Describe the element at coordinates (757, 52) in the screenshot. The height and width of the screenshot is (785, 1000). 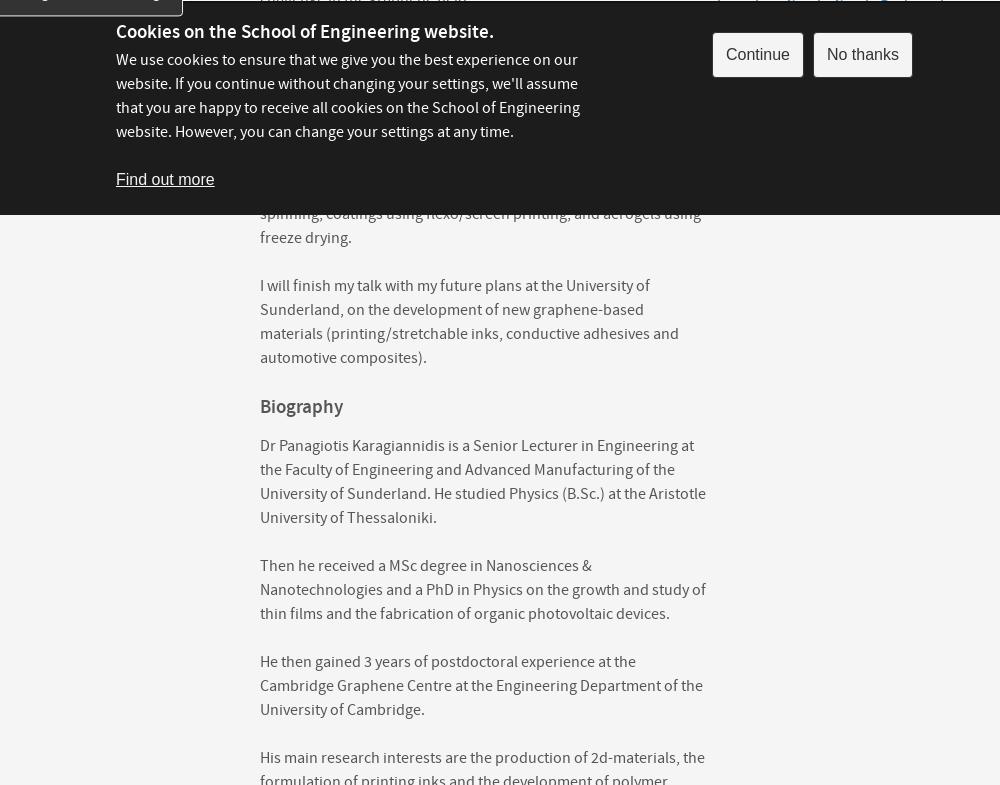
I see `'Continue'` at that location.